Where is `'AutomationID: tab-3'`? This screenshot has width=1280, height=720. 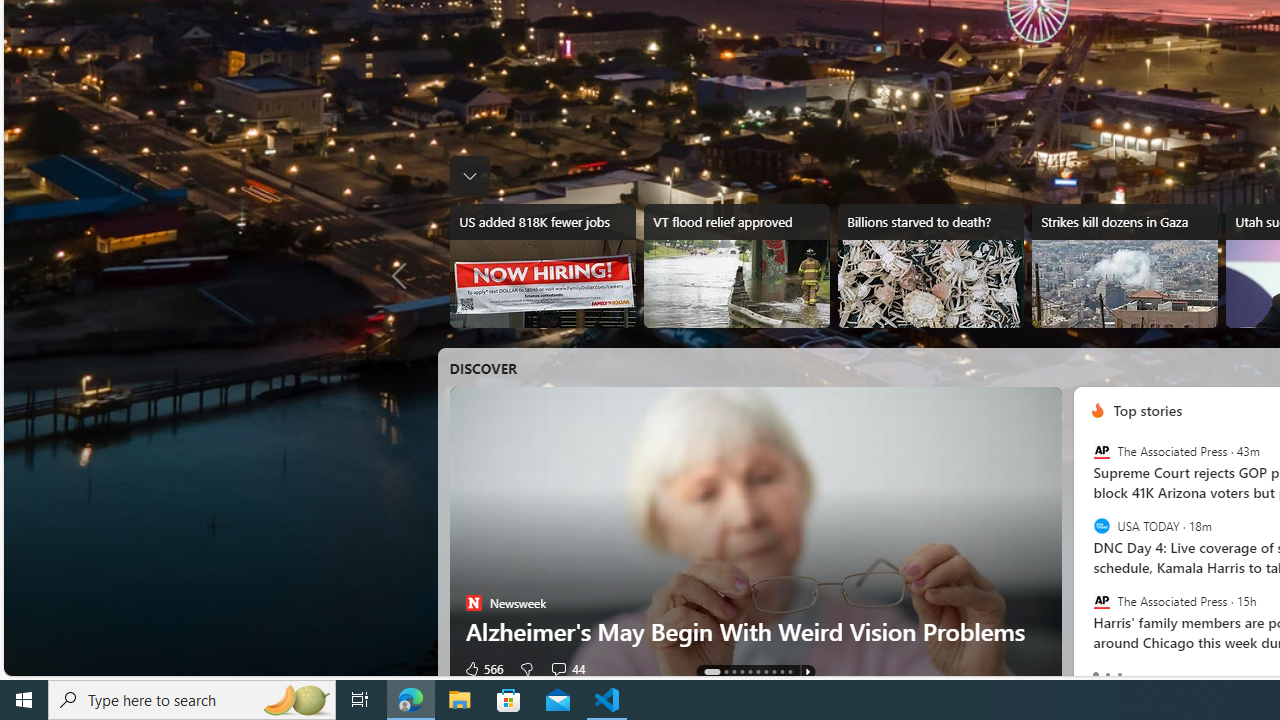 'AutomationID: tab-3' is located at coordinates (741, 672).